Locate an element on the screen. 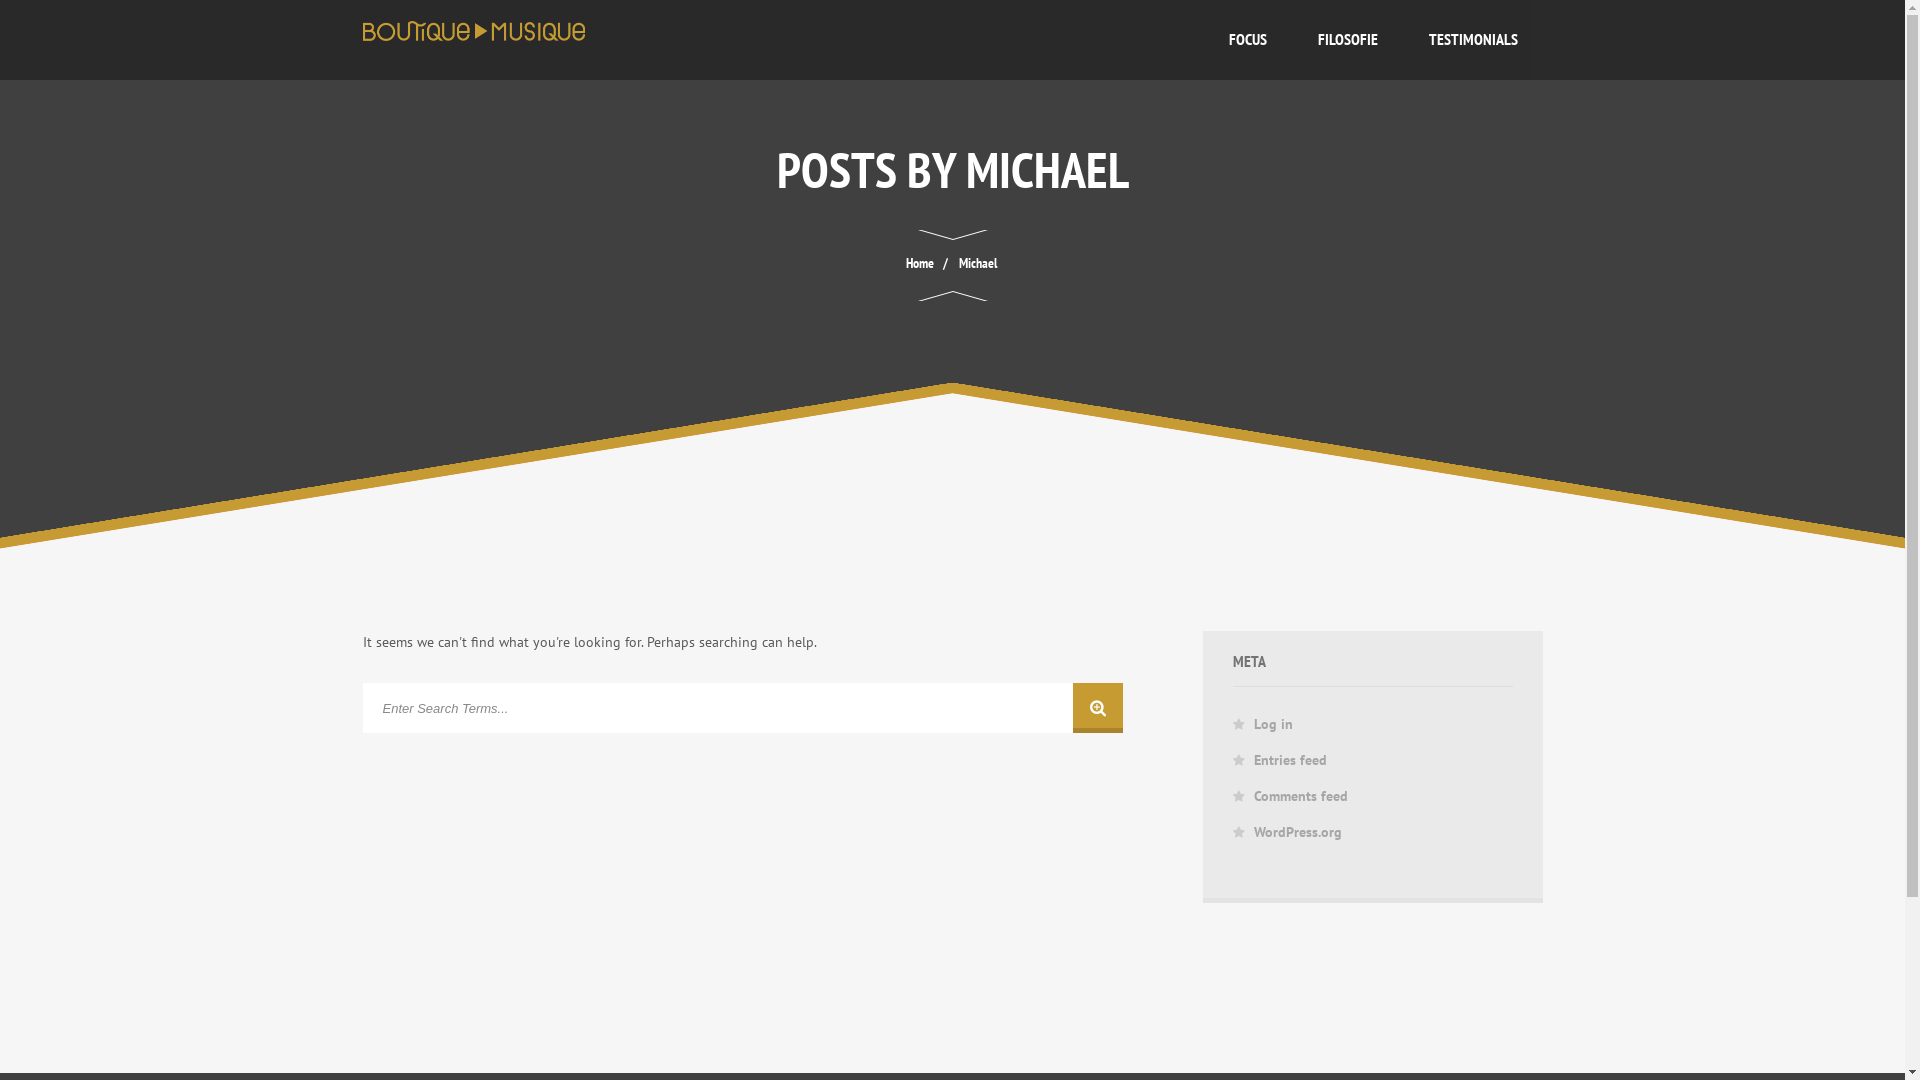 This screenshot has width=1920, height=1080. 'Comments feed' is located at coordinates (1300, 794).